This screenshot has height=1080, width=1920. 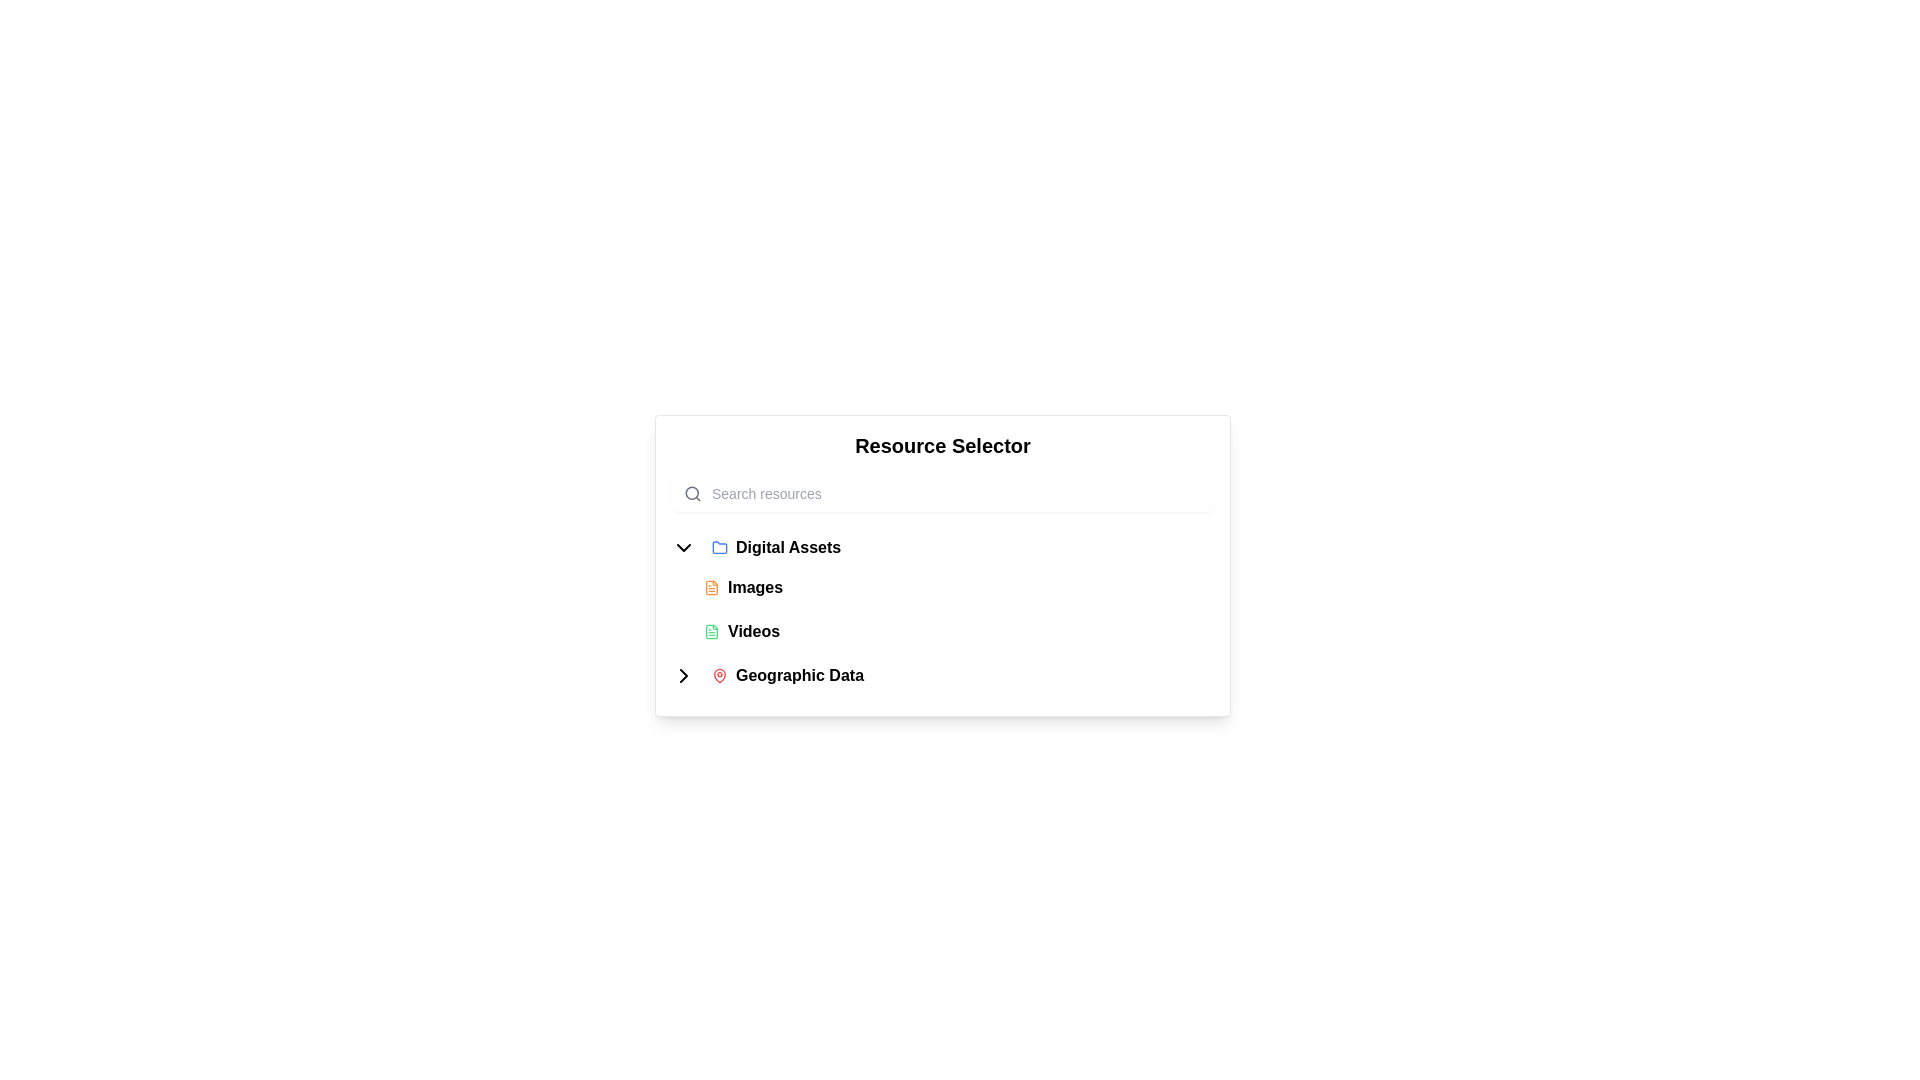 I want to click on the folder icon with a blue hue located to the left of the 'Digital Assets' text in the menu, so click(x=720, y=547).